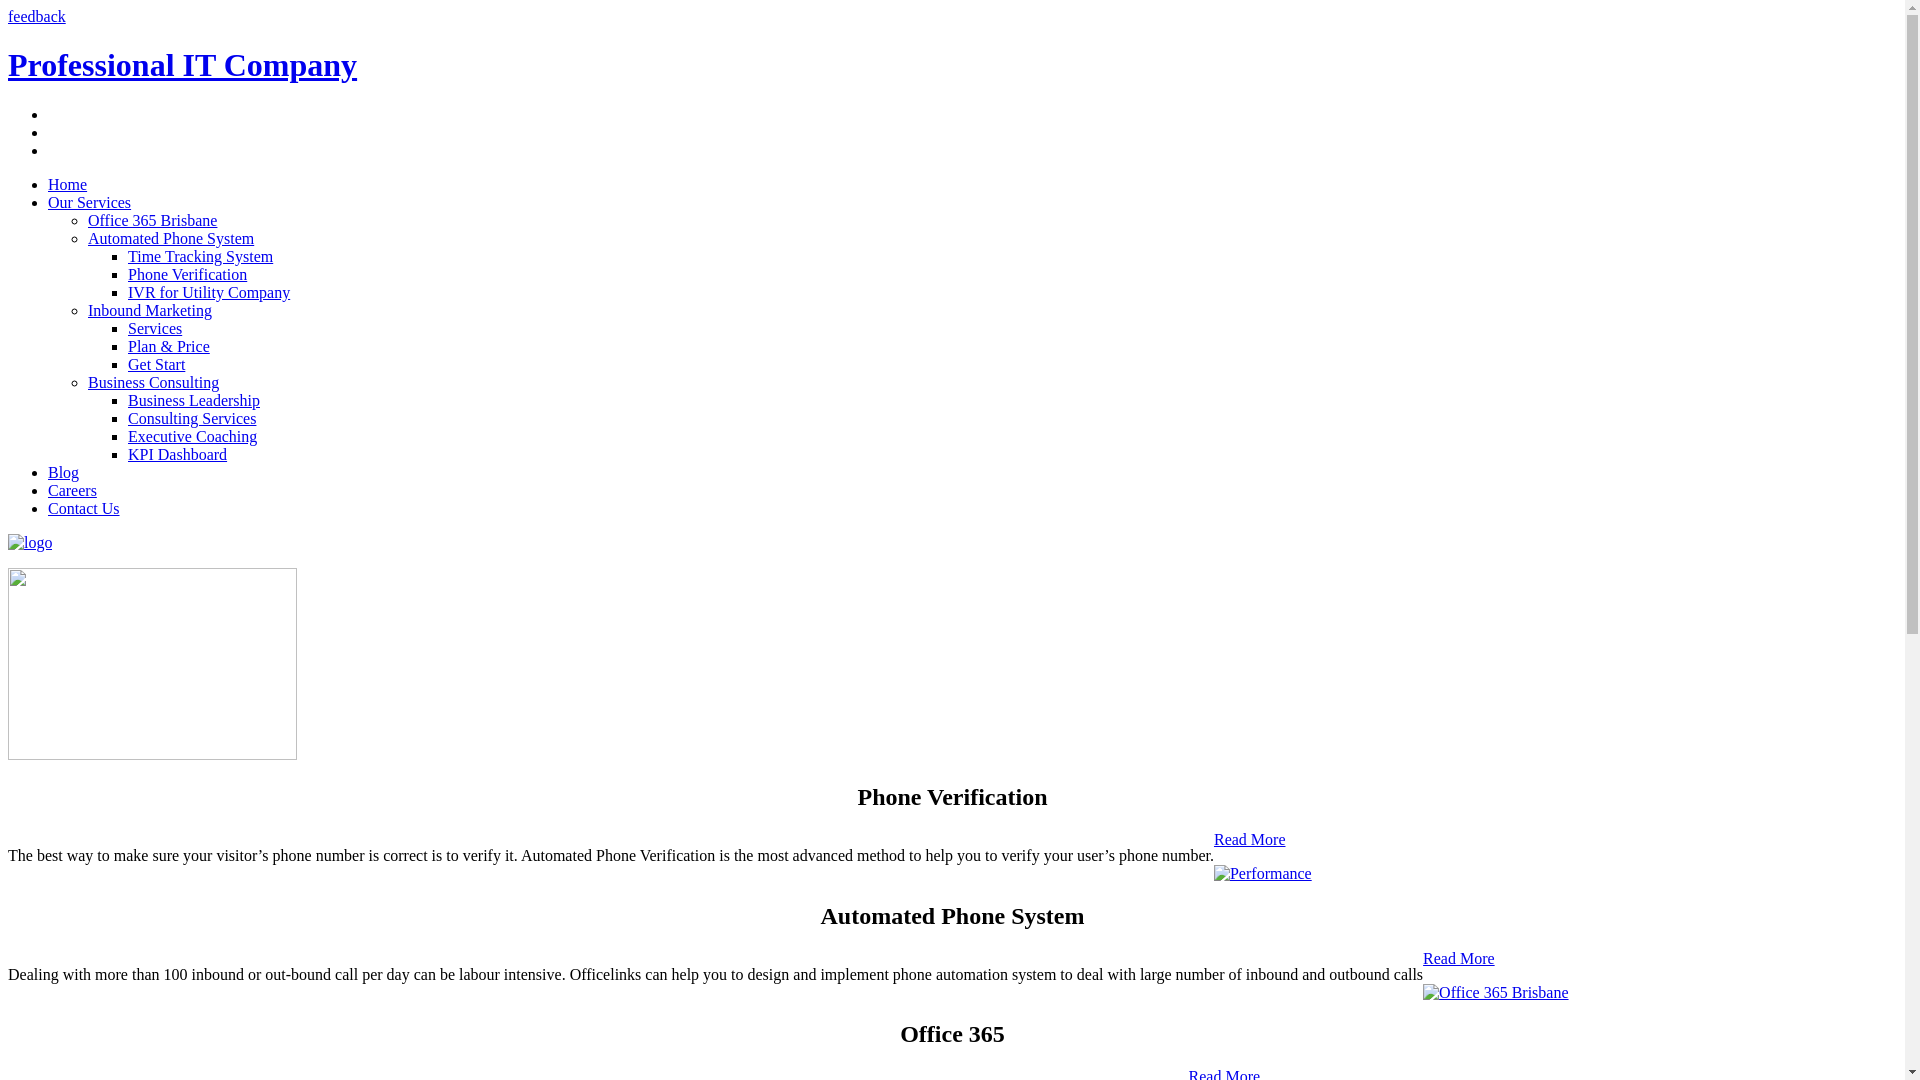 The width and height of the screenshot is (1920, 1080). I want to click on 'Executive Coaching', so click(192, 435).